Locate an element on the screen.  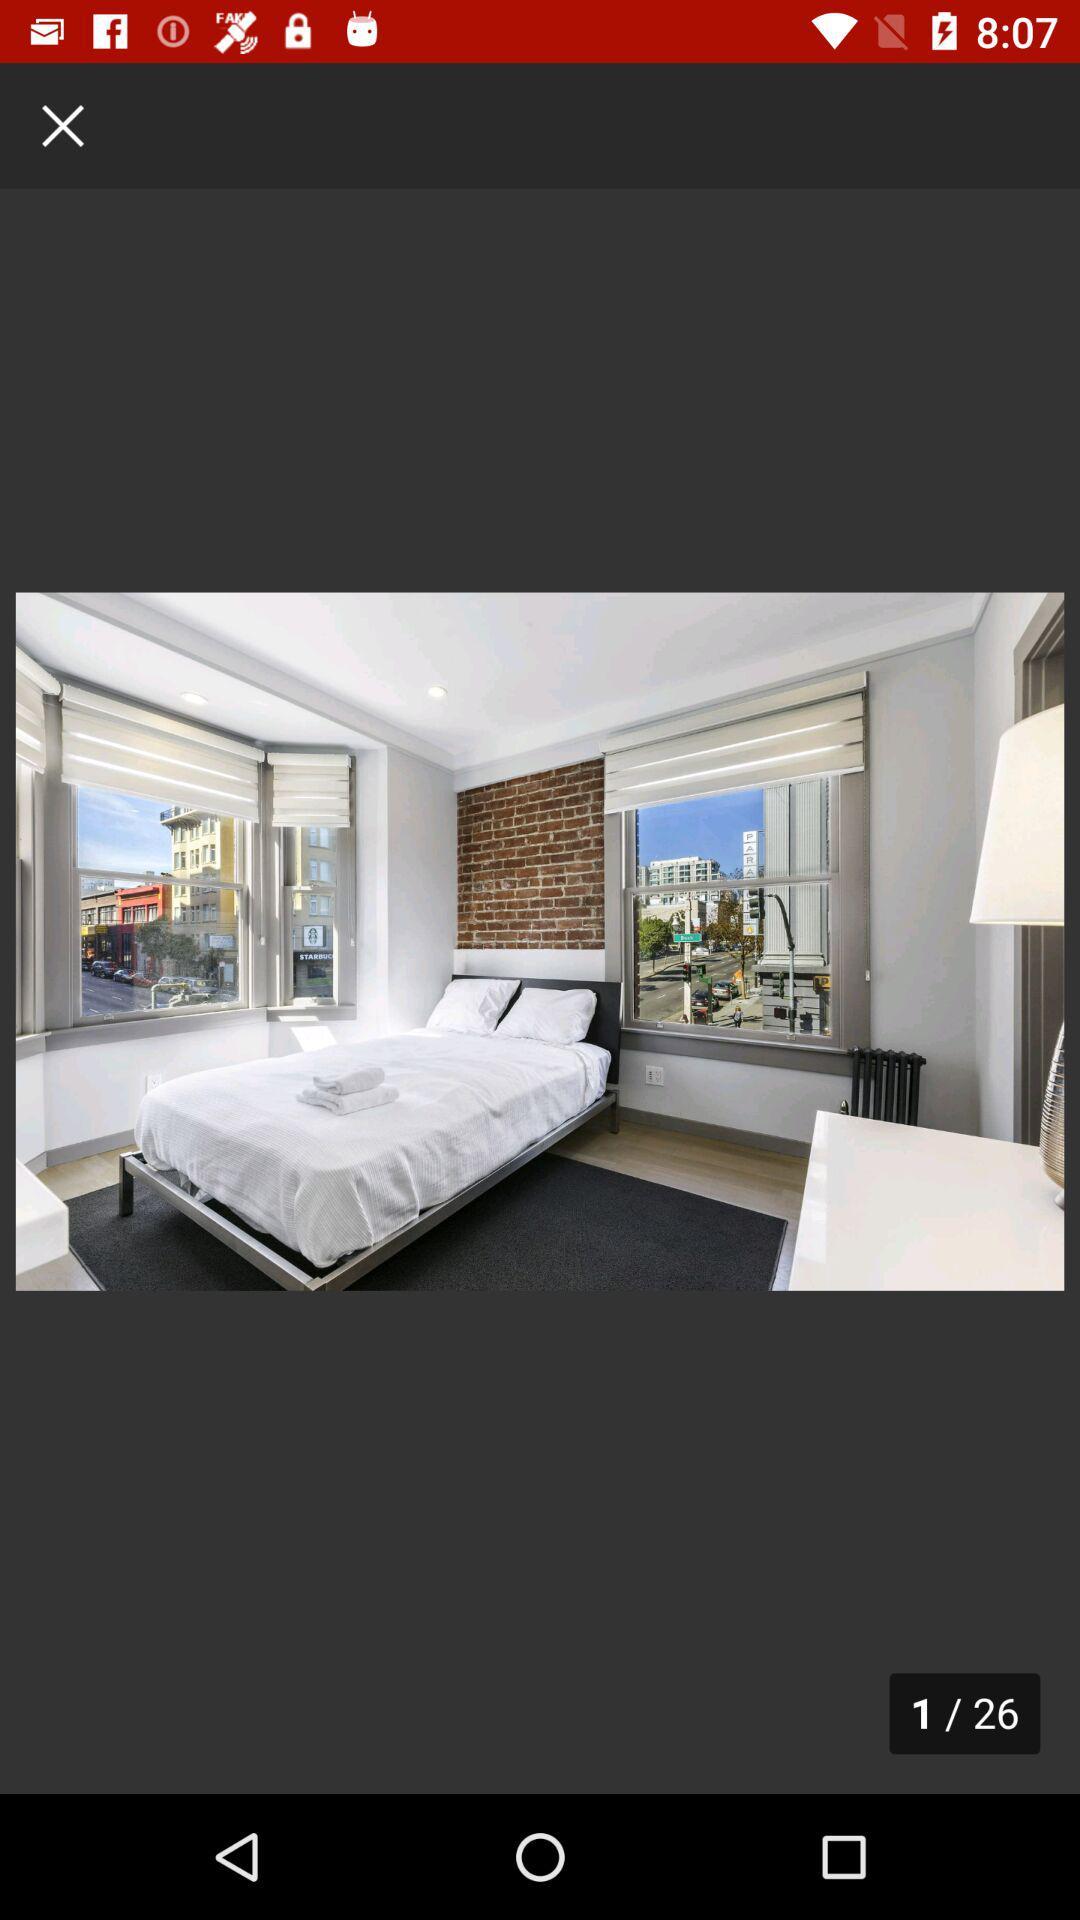
the close icon is located at coordinates (61, 124).